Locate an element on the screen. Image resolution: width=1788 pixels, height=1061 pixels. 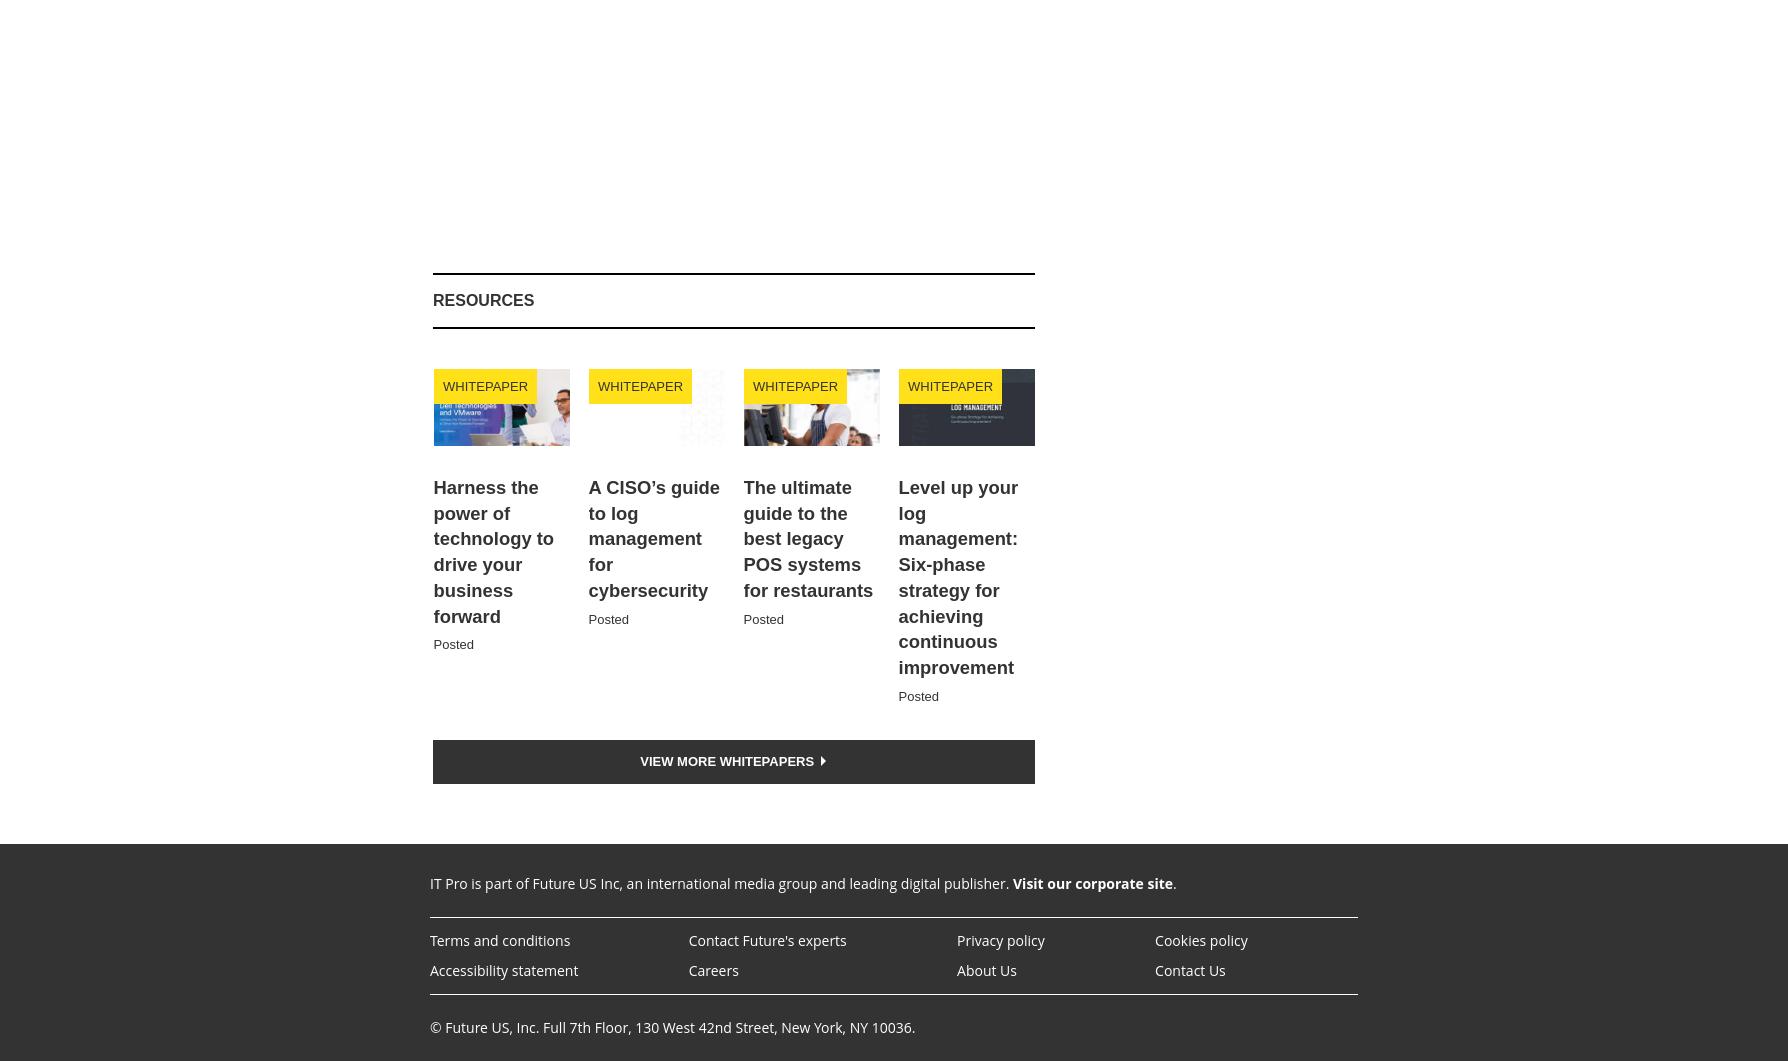
'Contact Us' is located at coordinates (1188, 968).